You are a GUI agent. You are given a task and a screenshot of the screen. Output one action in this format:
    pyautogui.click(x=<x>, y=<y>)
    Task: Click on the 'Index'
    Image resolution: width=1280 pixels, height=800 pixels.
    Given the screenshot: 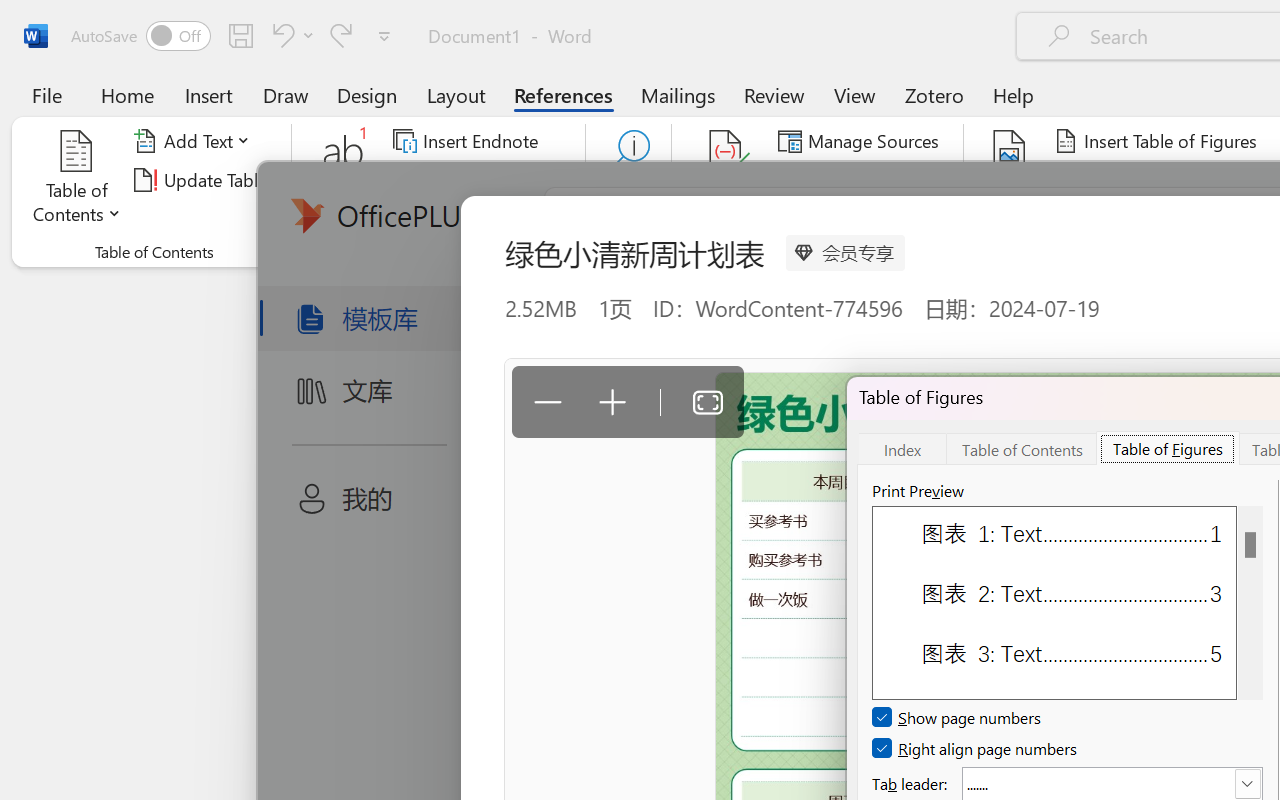 What is the action you would take?
    pyautogui.click(x=901, y=447)
    